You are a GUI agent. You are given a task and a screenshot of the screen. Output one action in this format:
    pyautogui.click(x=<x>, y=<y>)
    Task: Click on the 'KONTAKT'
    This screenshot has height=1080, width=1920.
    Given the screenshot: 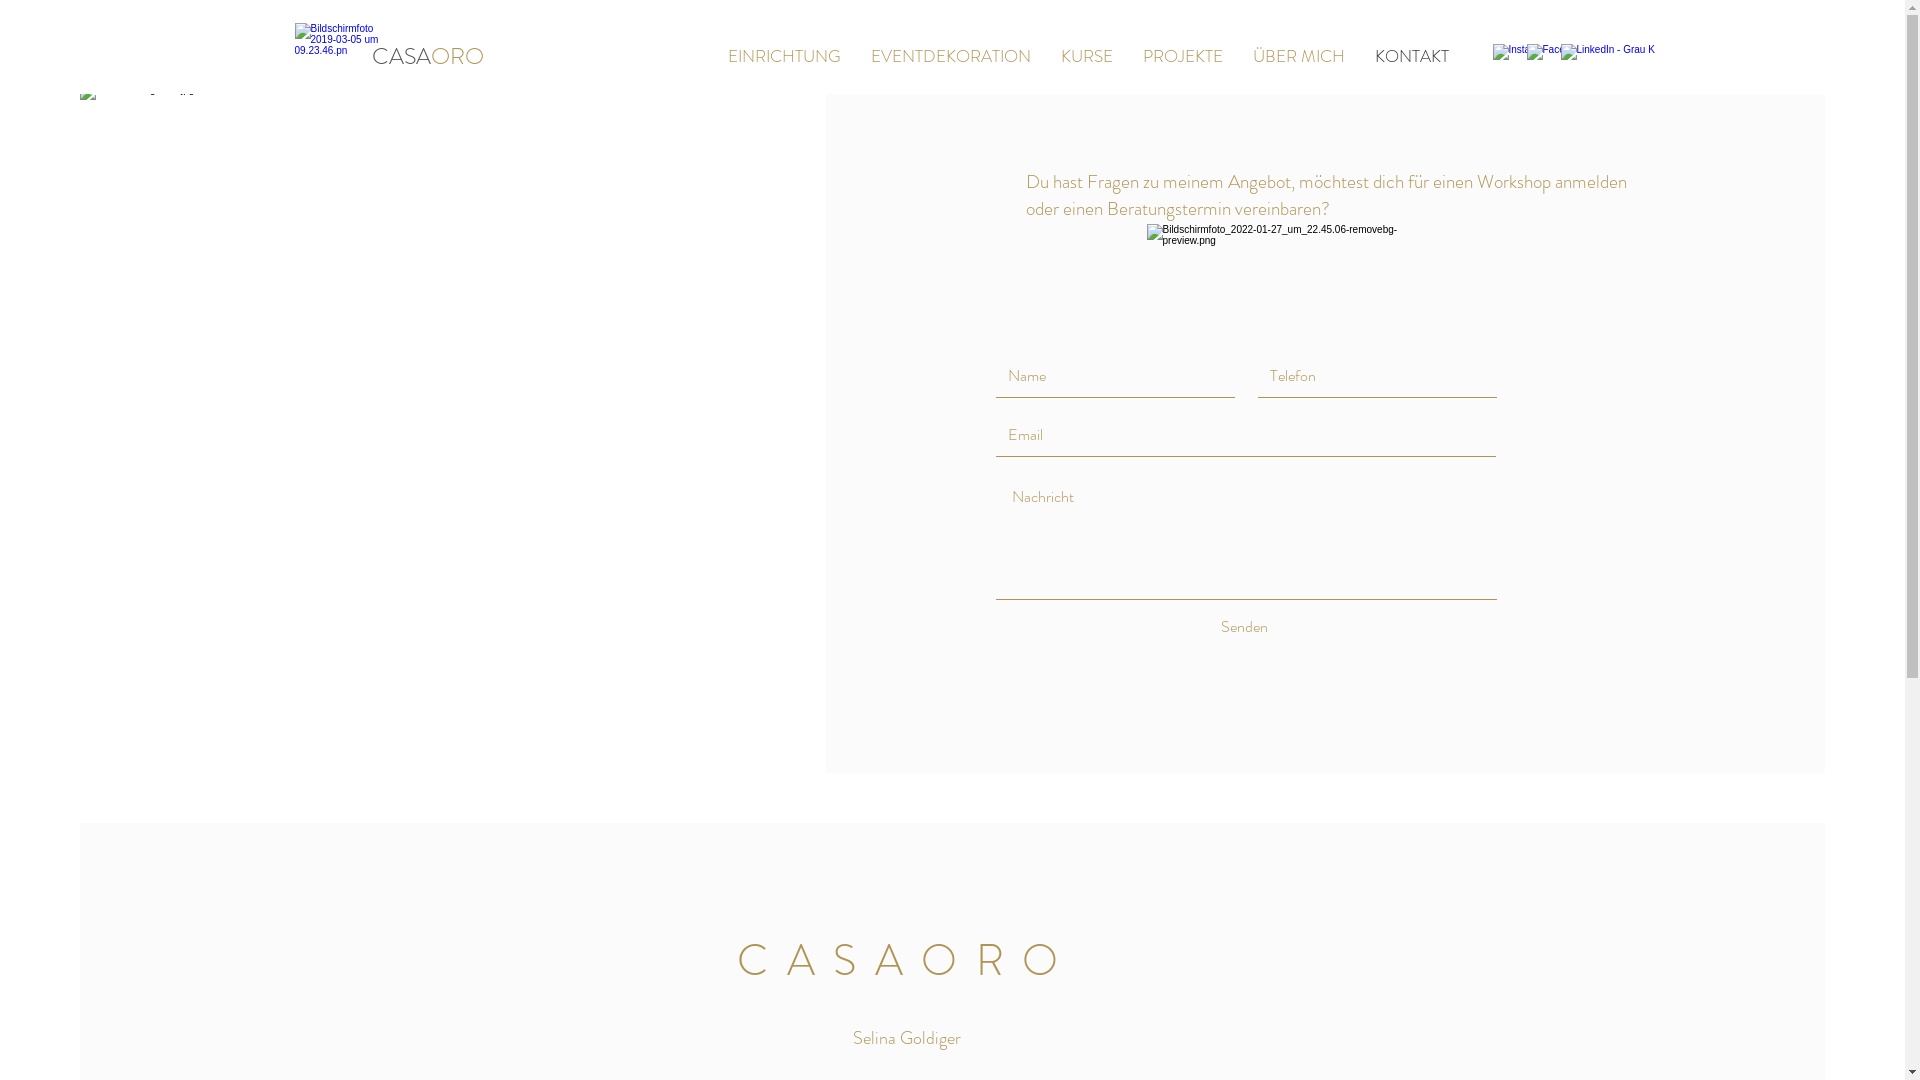 What is the action you would take?
    pyautogui.click(x=1410, y=55)
    